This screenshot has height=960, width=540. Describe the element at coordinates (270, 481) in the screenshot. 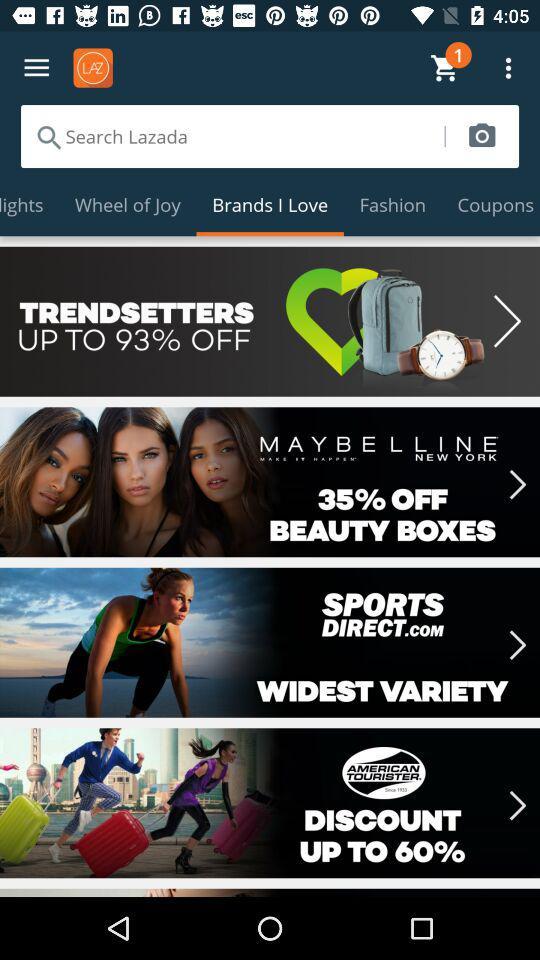

I see `35 off discount banner` at that location.